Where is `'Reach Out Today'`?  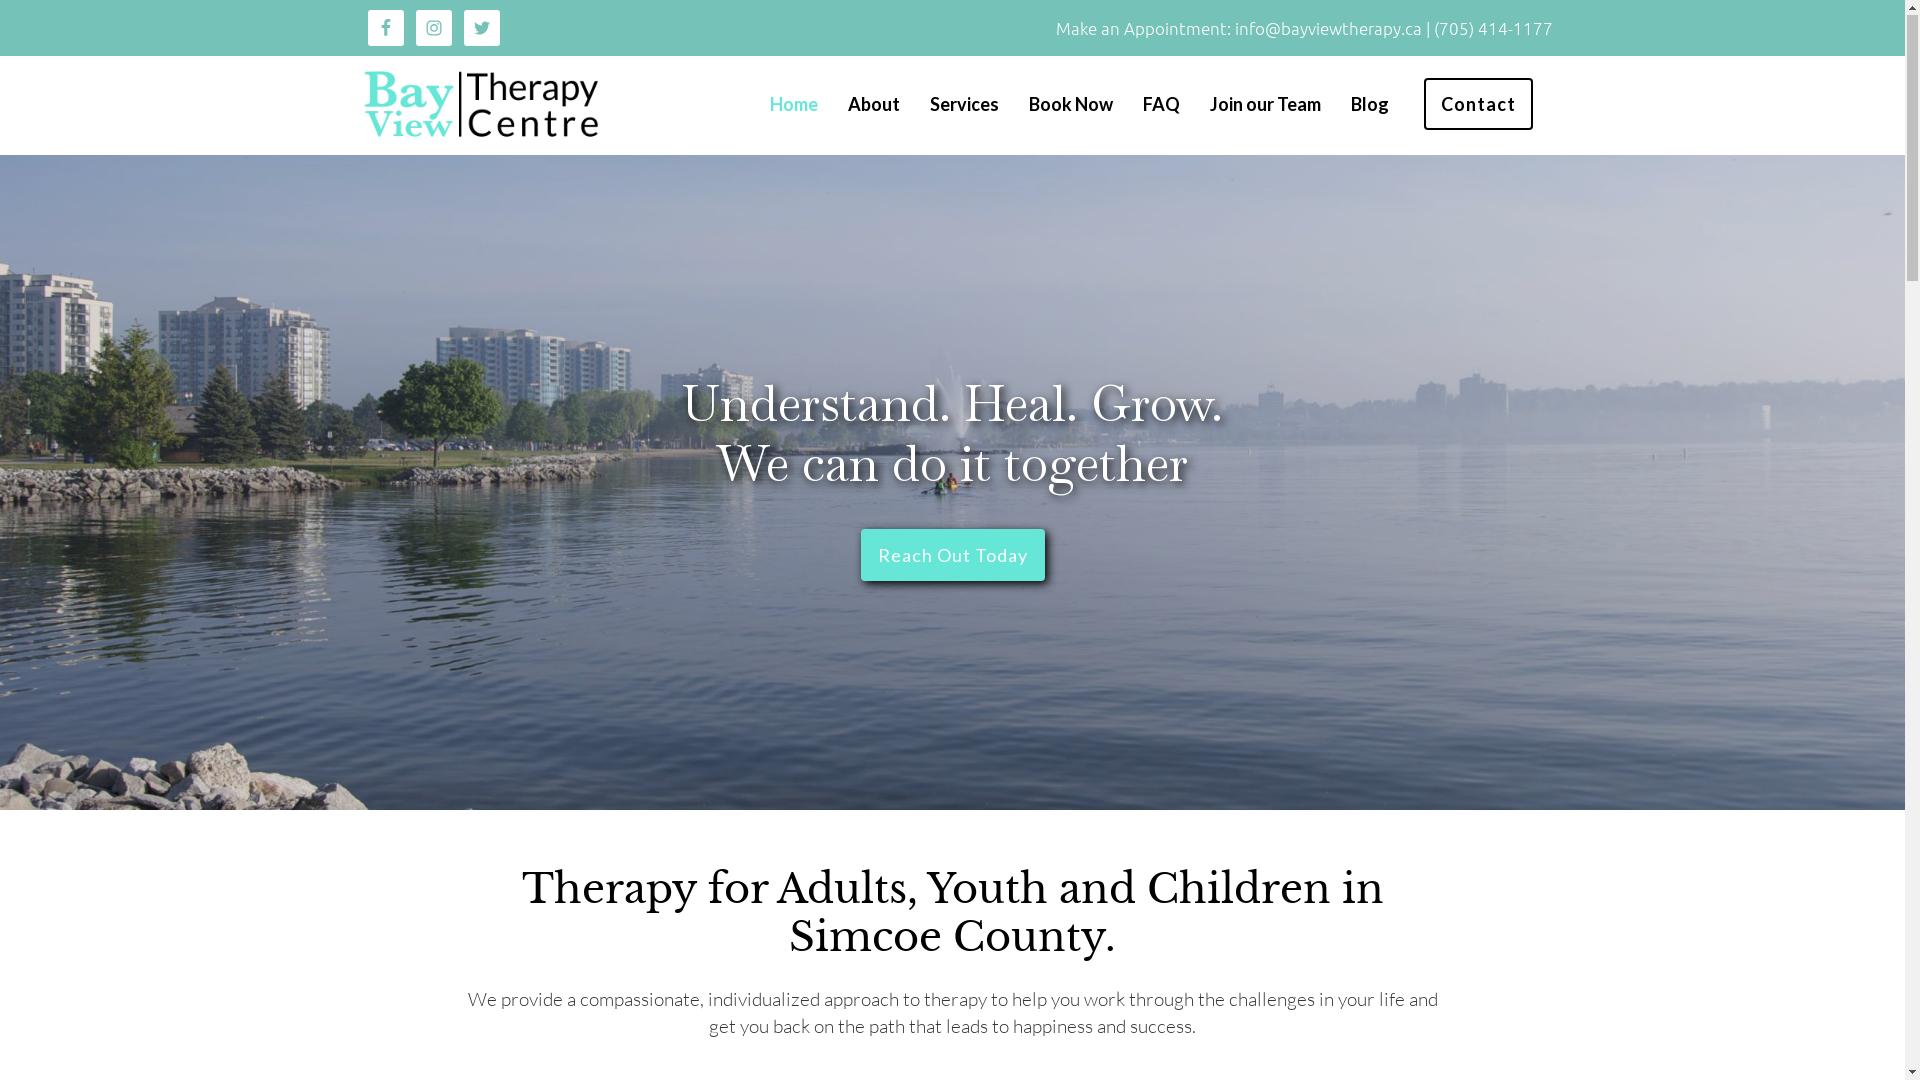 'Reach Out Today' is located at coordinates (859, 555).